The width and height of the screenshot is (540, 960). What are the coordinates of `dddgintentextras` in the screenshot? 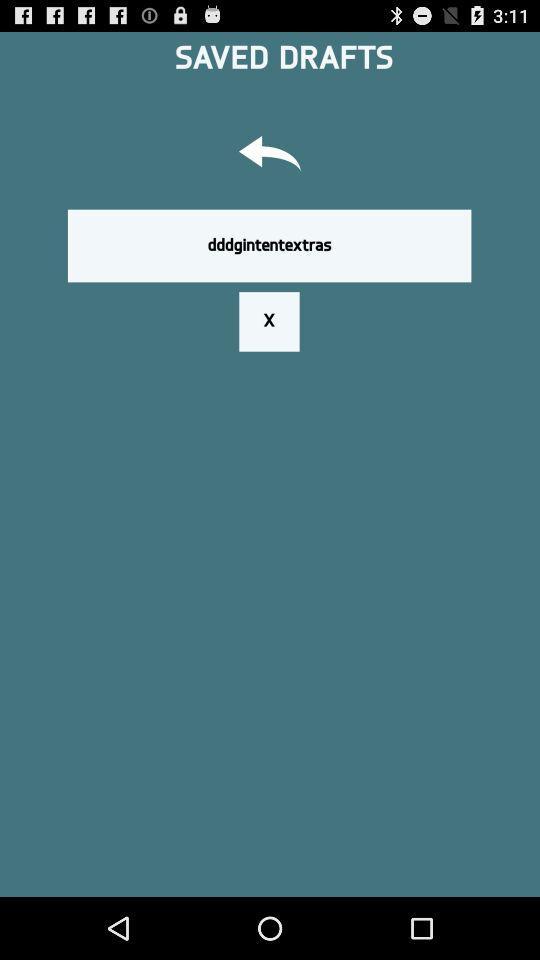 It's located at (269, 244).